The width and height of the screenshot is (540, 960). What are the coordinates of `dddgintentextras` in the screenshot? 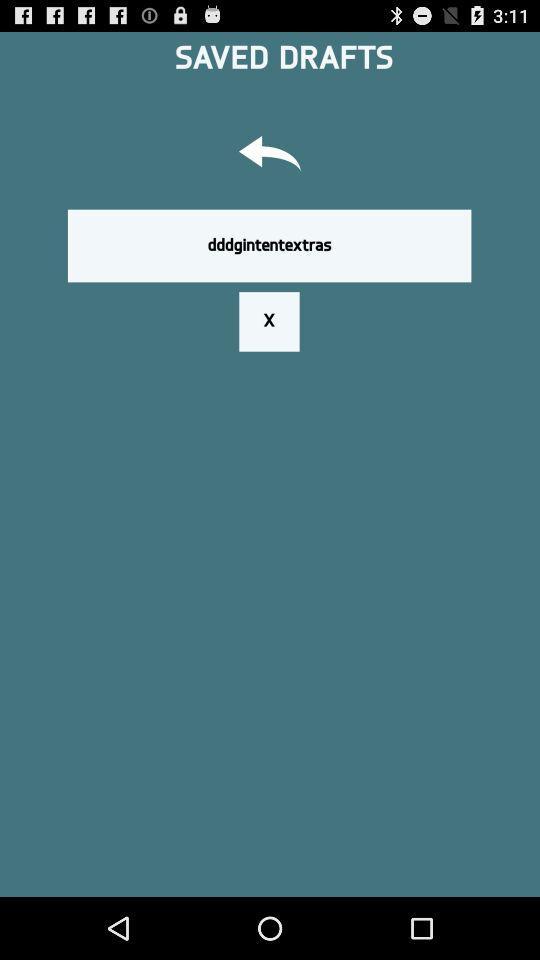 It's located at (269, 244).